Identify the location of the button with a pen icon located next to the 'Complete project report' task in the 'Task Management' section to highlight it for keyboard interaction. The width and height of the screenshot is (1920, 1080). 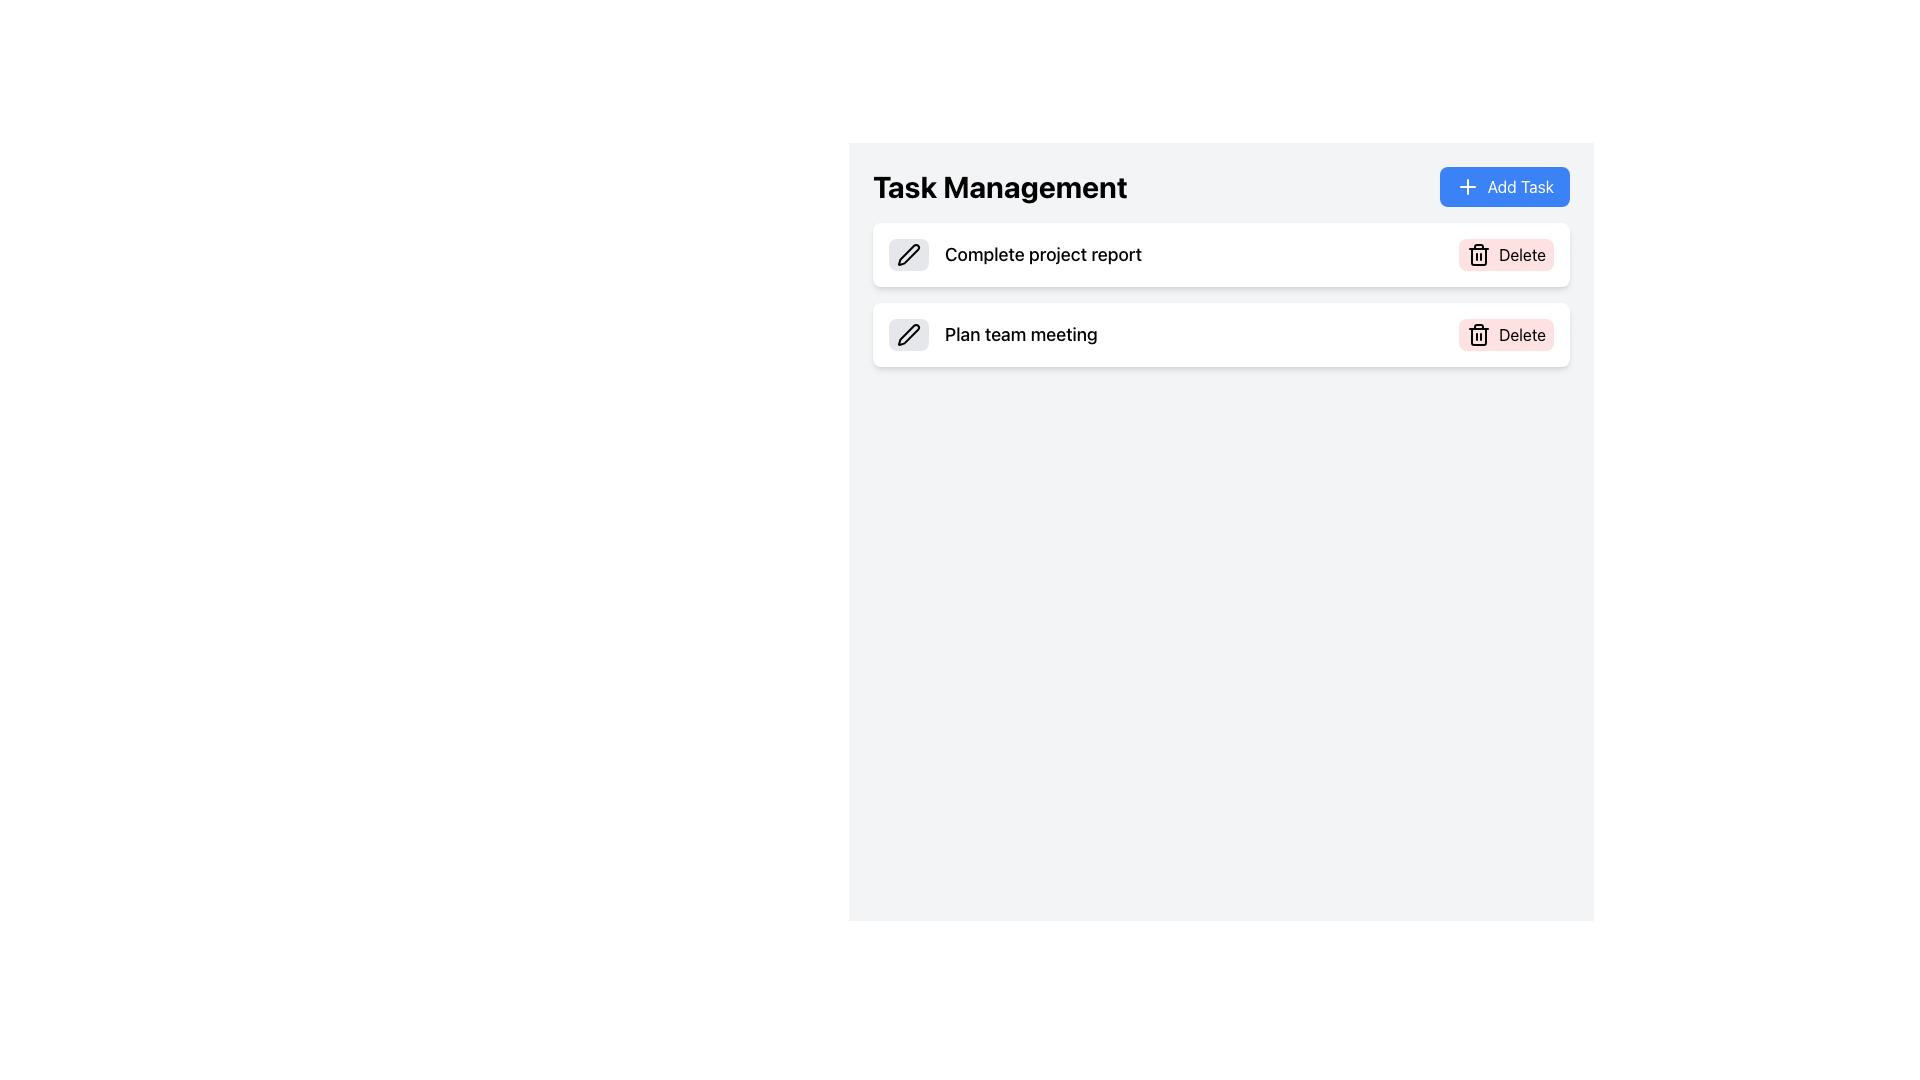
(907, 253).